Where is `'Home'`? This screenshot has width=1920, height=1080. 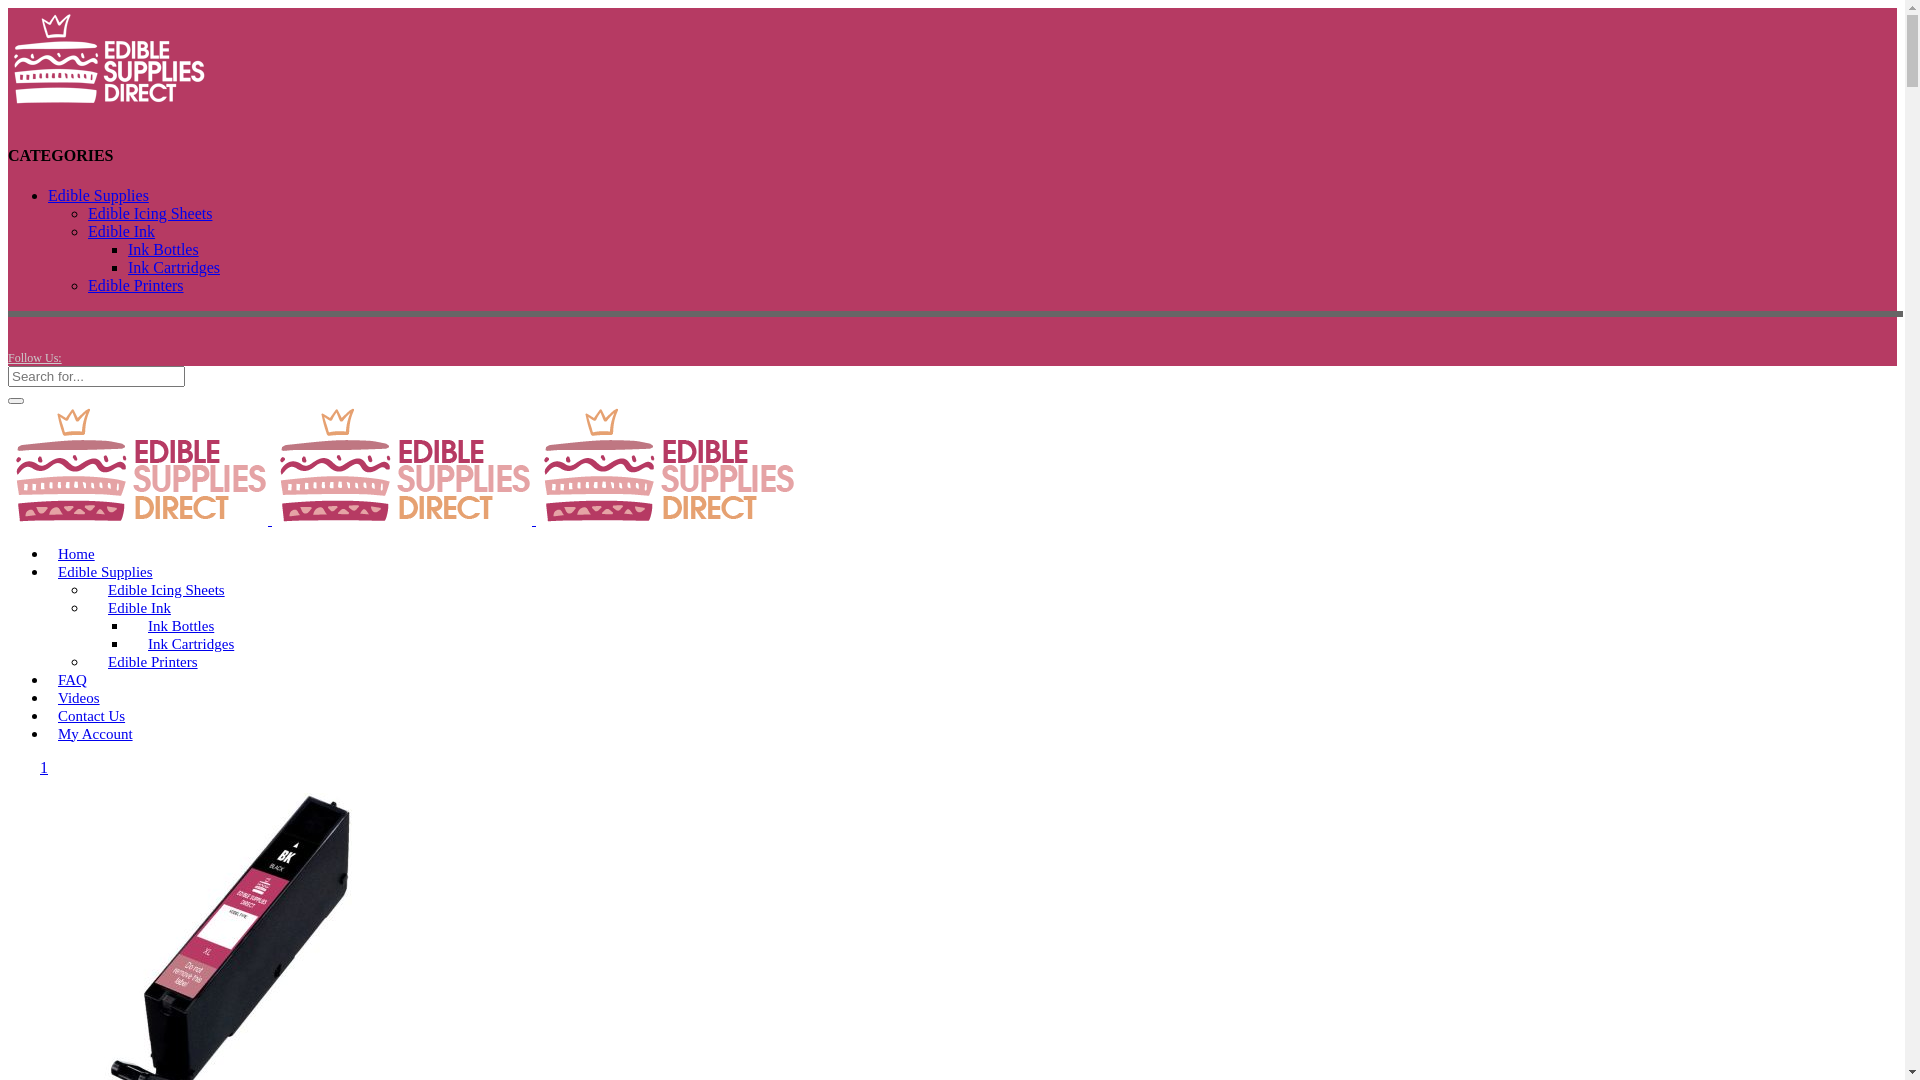 'Home' is located at coordinates (76, 554).